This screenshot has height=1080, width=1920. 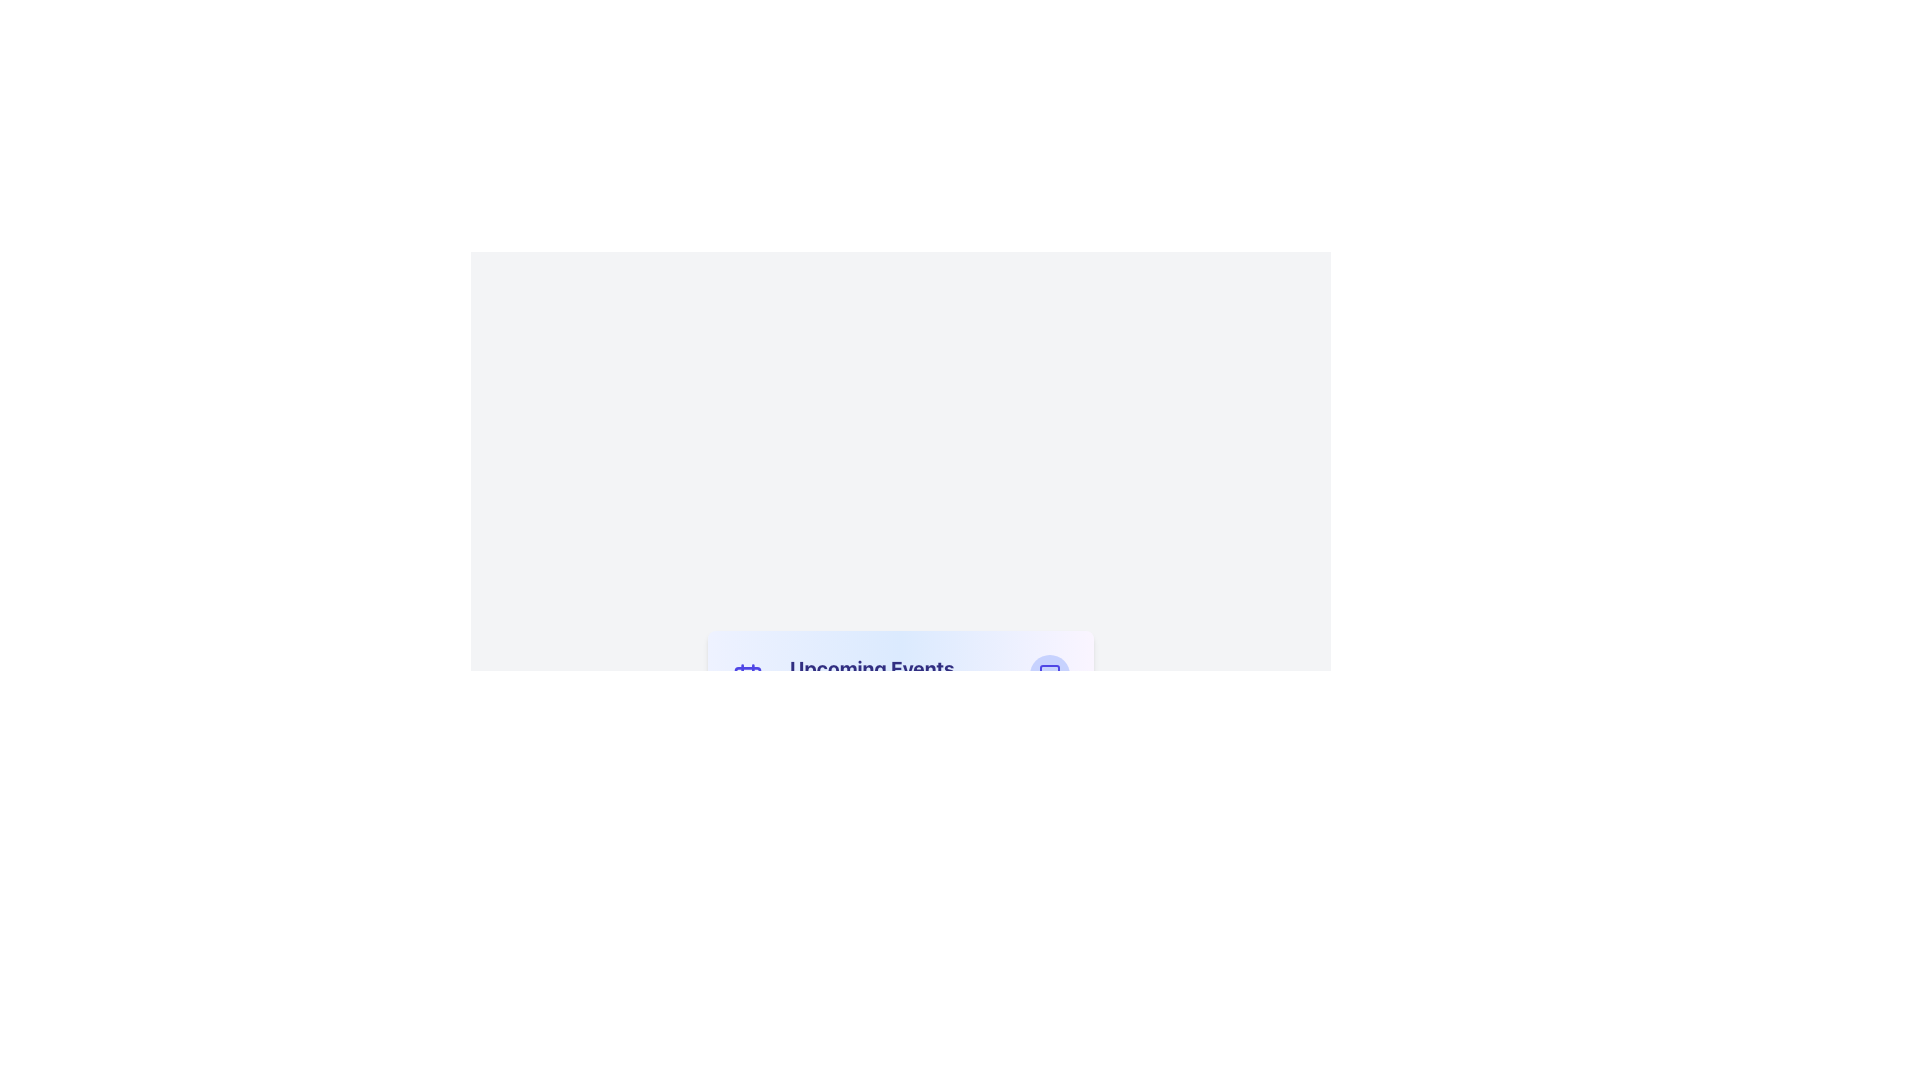 I want to click on text from the 'Upcoming Events' section header and subtext, which includes bold text 'Upcoming Events' and smaller subtext 'Track your events effectively', so click(x=848, y=677).